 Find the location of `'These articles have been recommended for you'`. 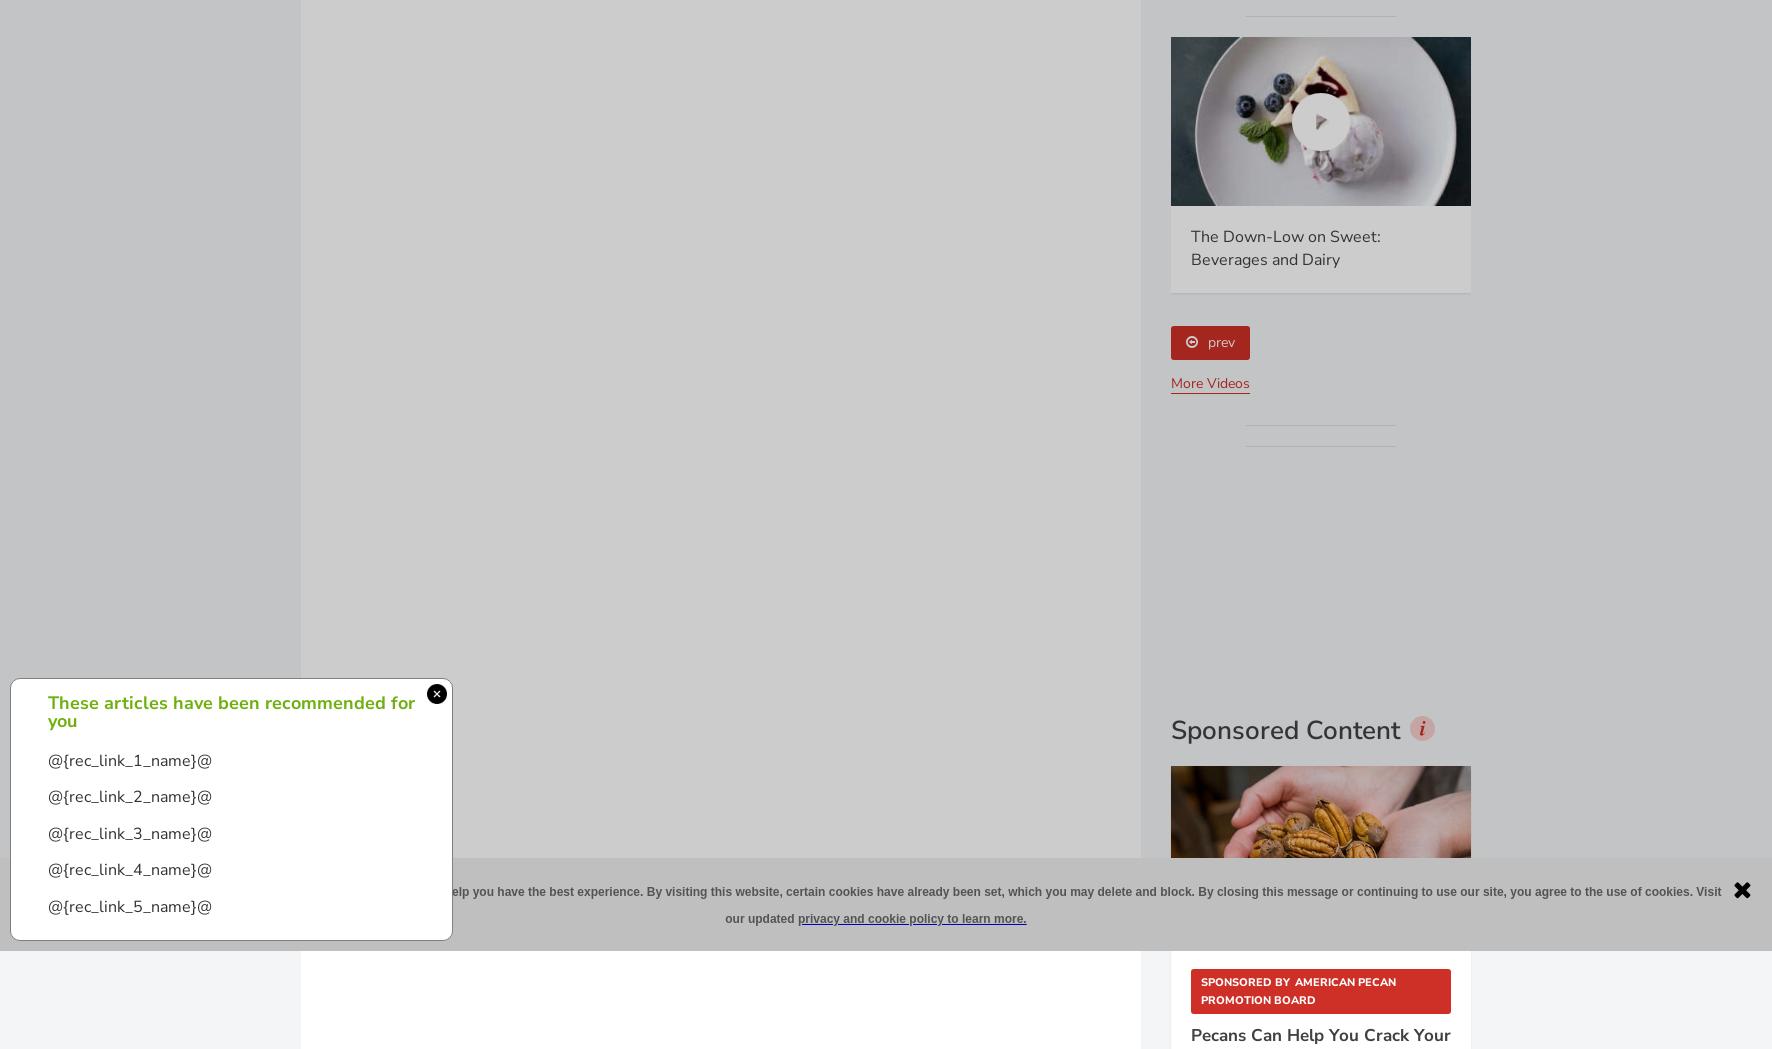

'These articles have been recommended for you' is located at coordinates (230, 711).